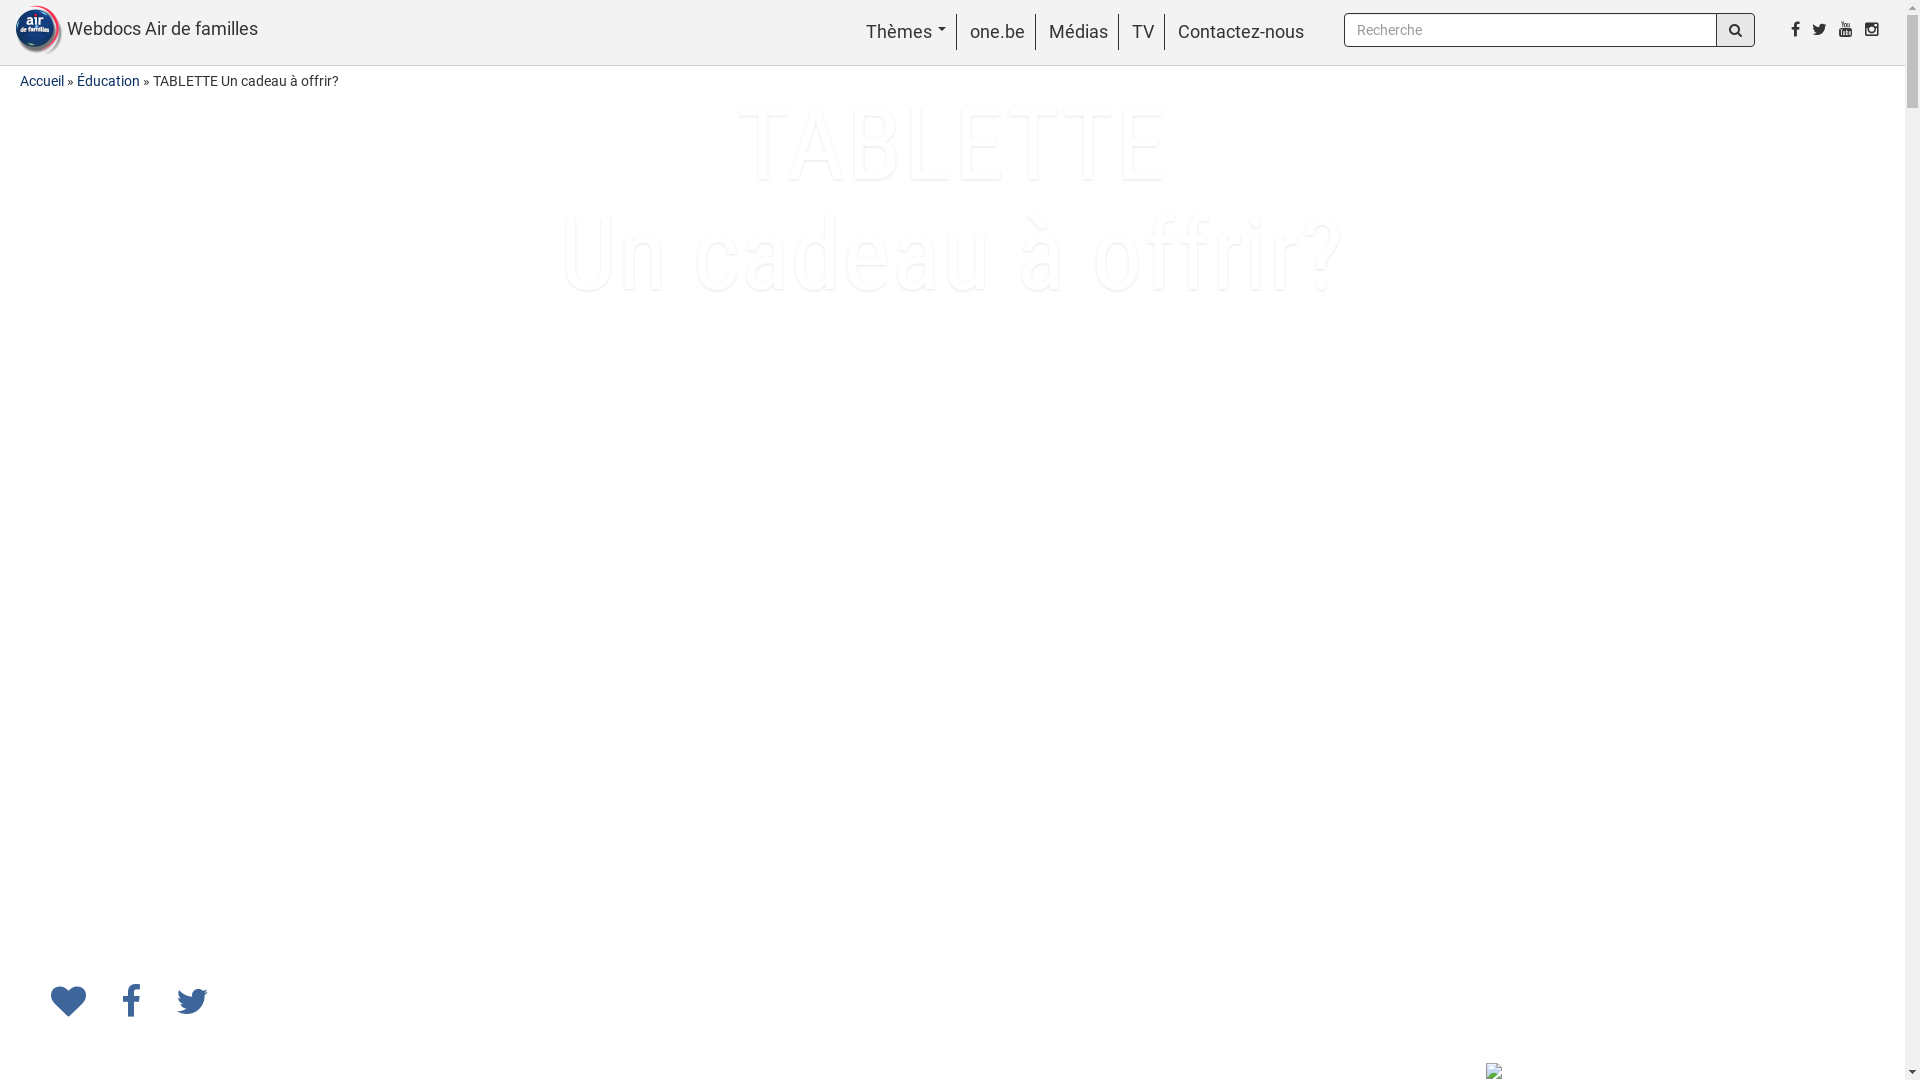  What do you see at coordinates (1819, 29) in the screenshot?
I see `'Twitte de l'ONE'` at bounding box center [1819, 29].